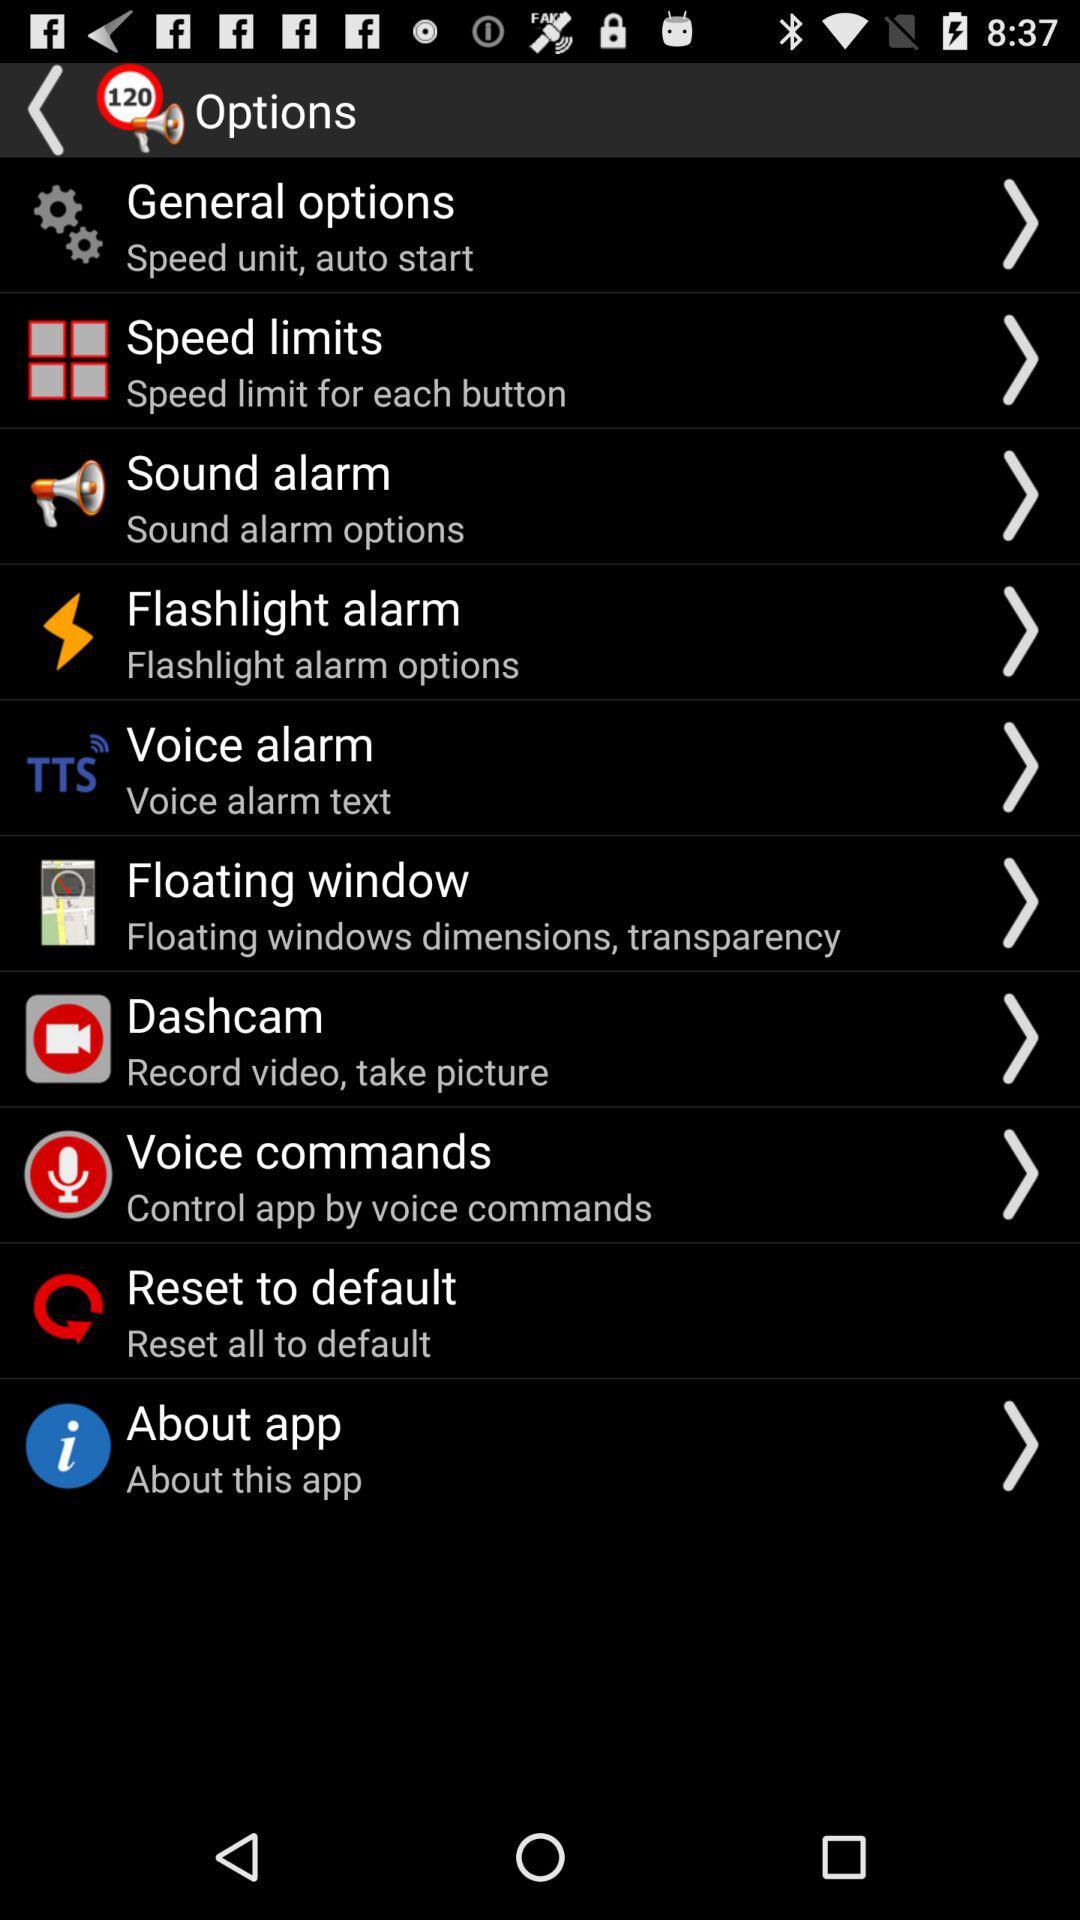  I want to click on go back, so click(46, 109).